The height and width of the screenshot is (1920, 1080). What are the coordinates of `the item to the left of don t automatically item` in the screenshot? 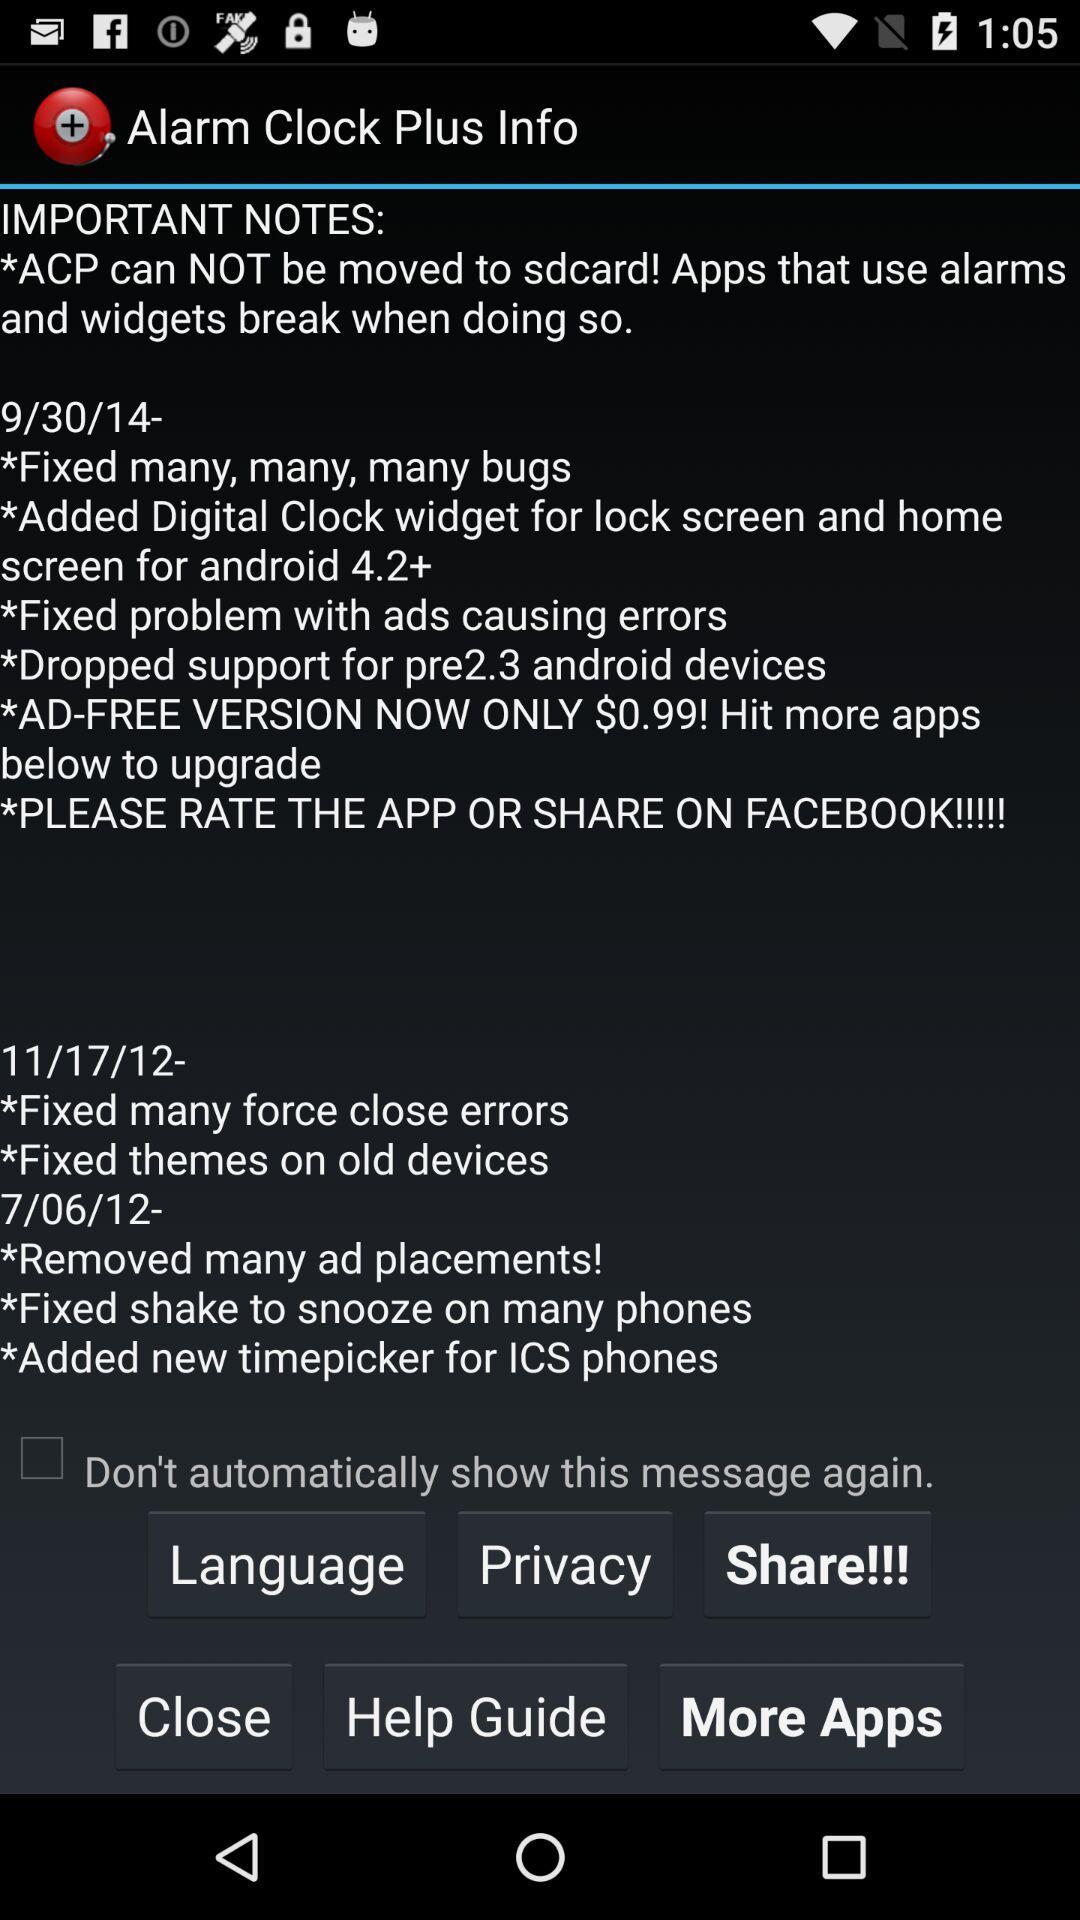 It's located at (42, 1458).